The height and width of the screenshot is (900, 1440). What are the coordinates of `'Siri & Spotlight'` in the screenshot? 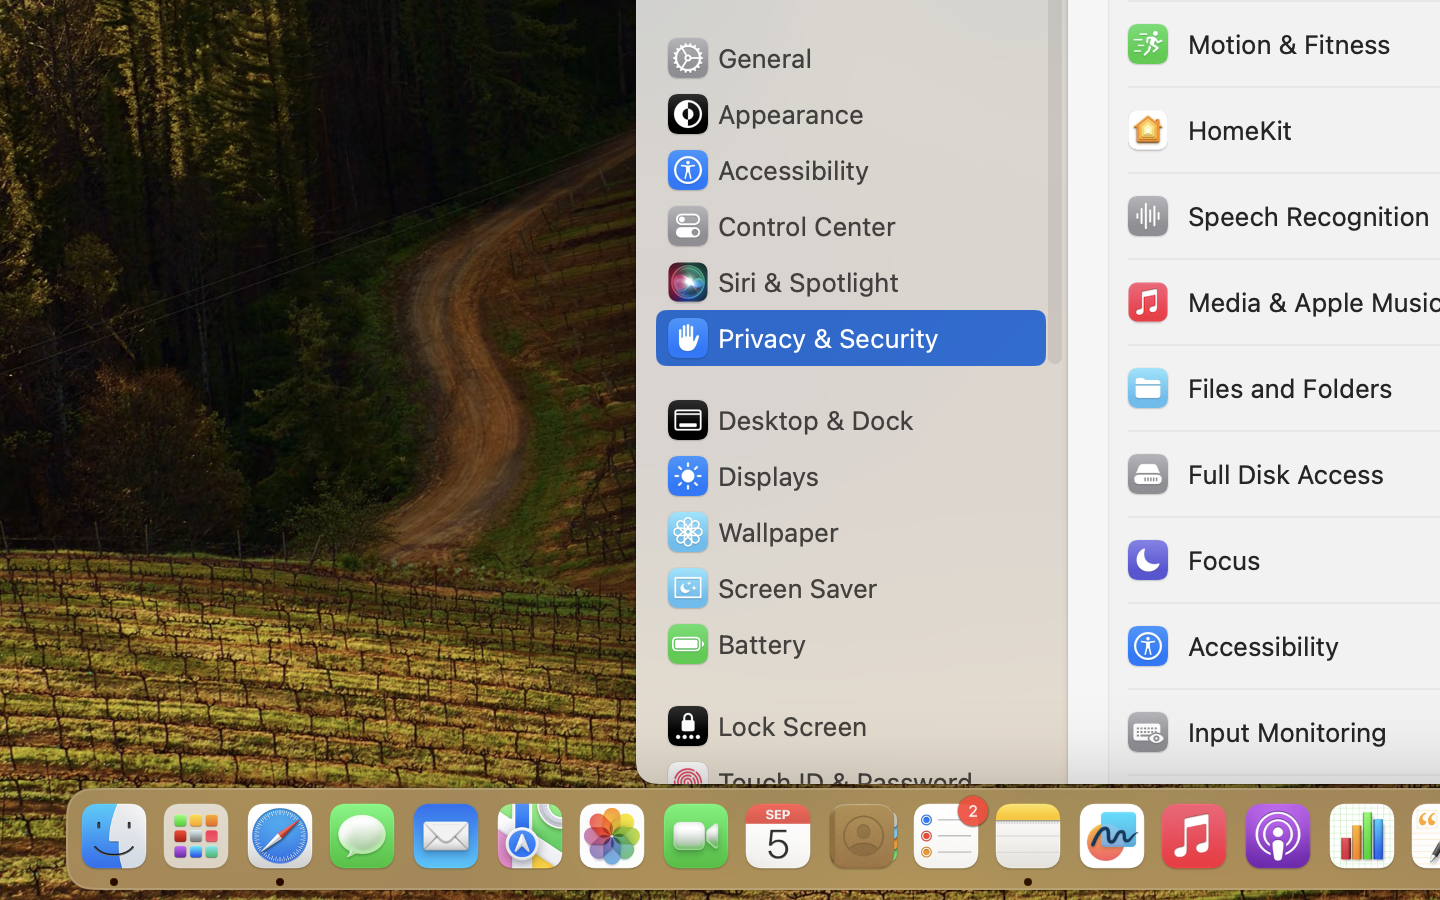 It's located at (781, 280).